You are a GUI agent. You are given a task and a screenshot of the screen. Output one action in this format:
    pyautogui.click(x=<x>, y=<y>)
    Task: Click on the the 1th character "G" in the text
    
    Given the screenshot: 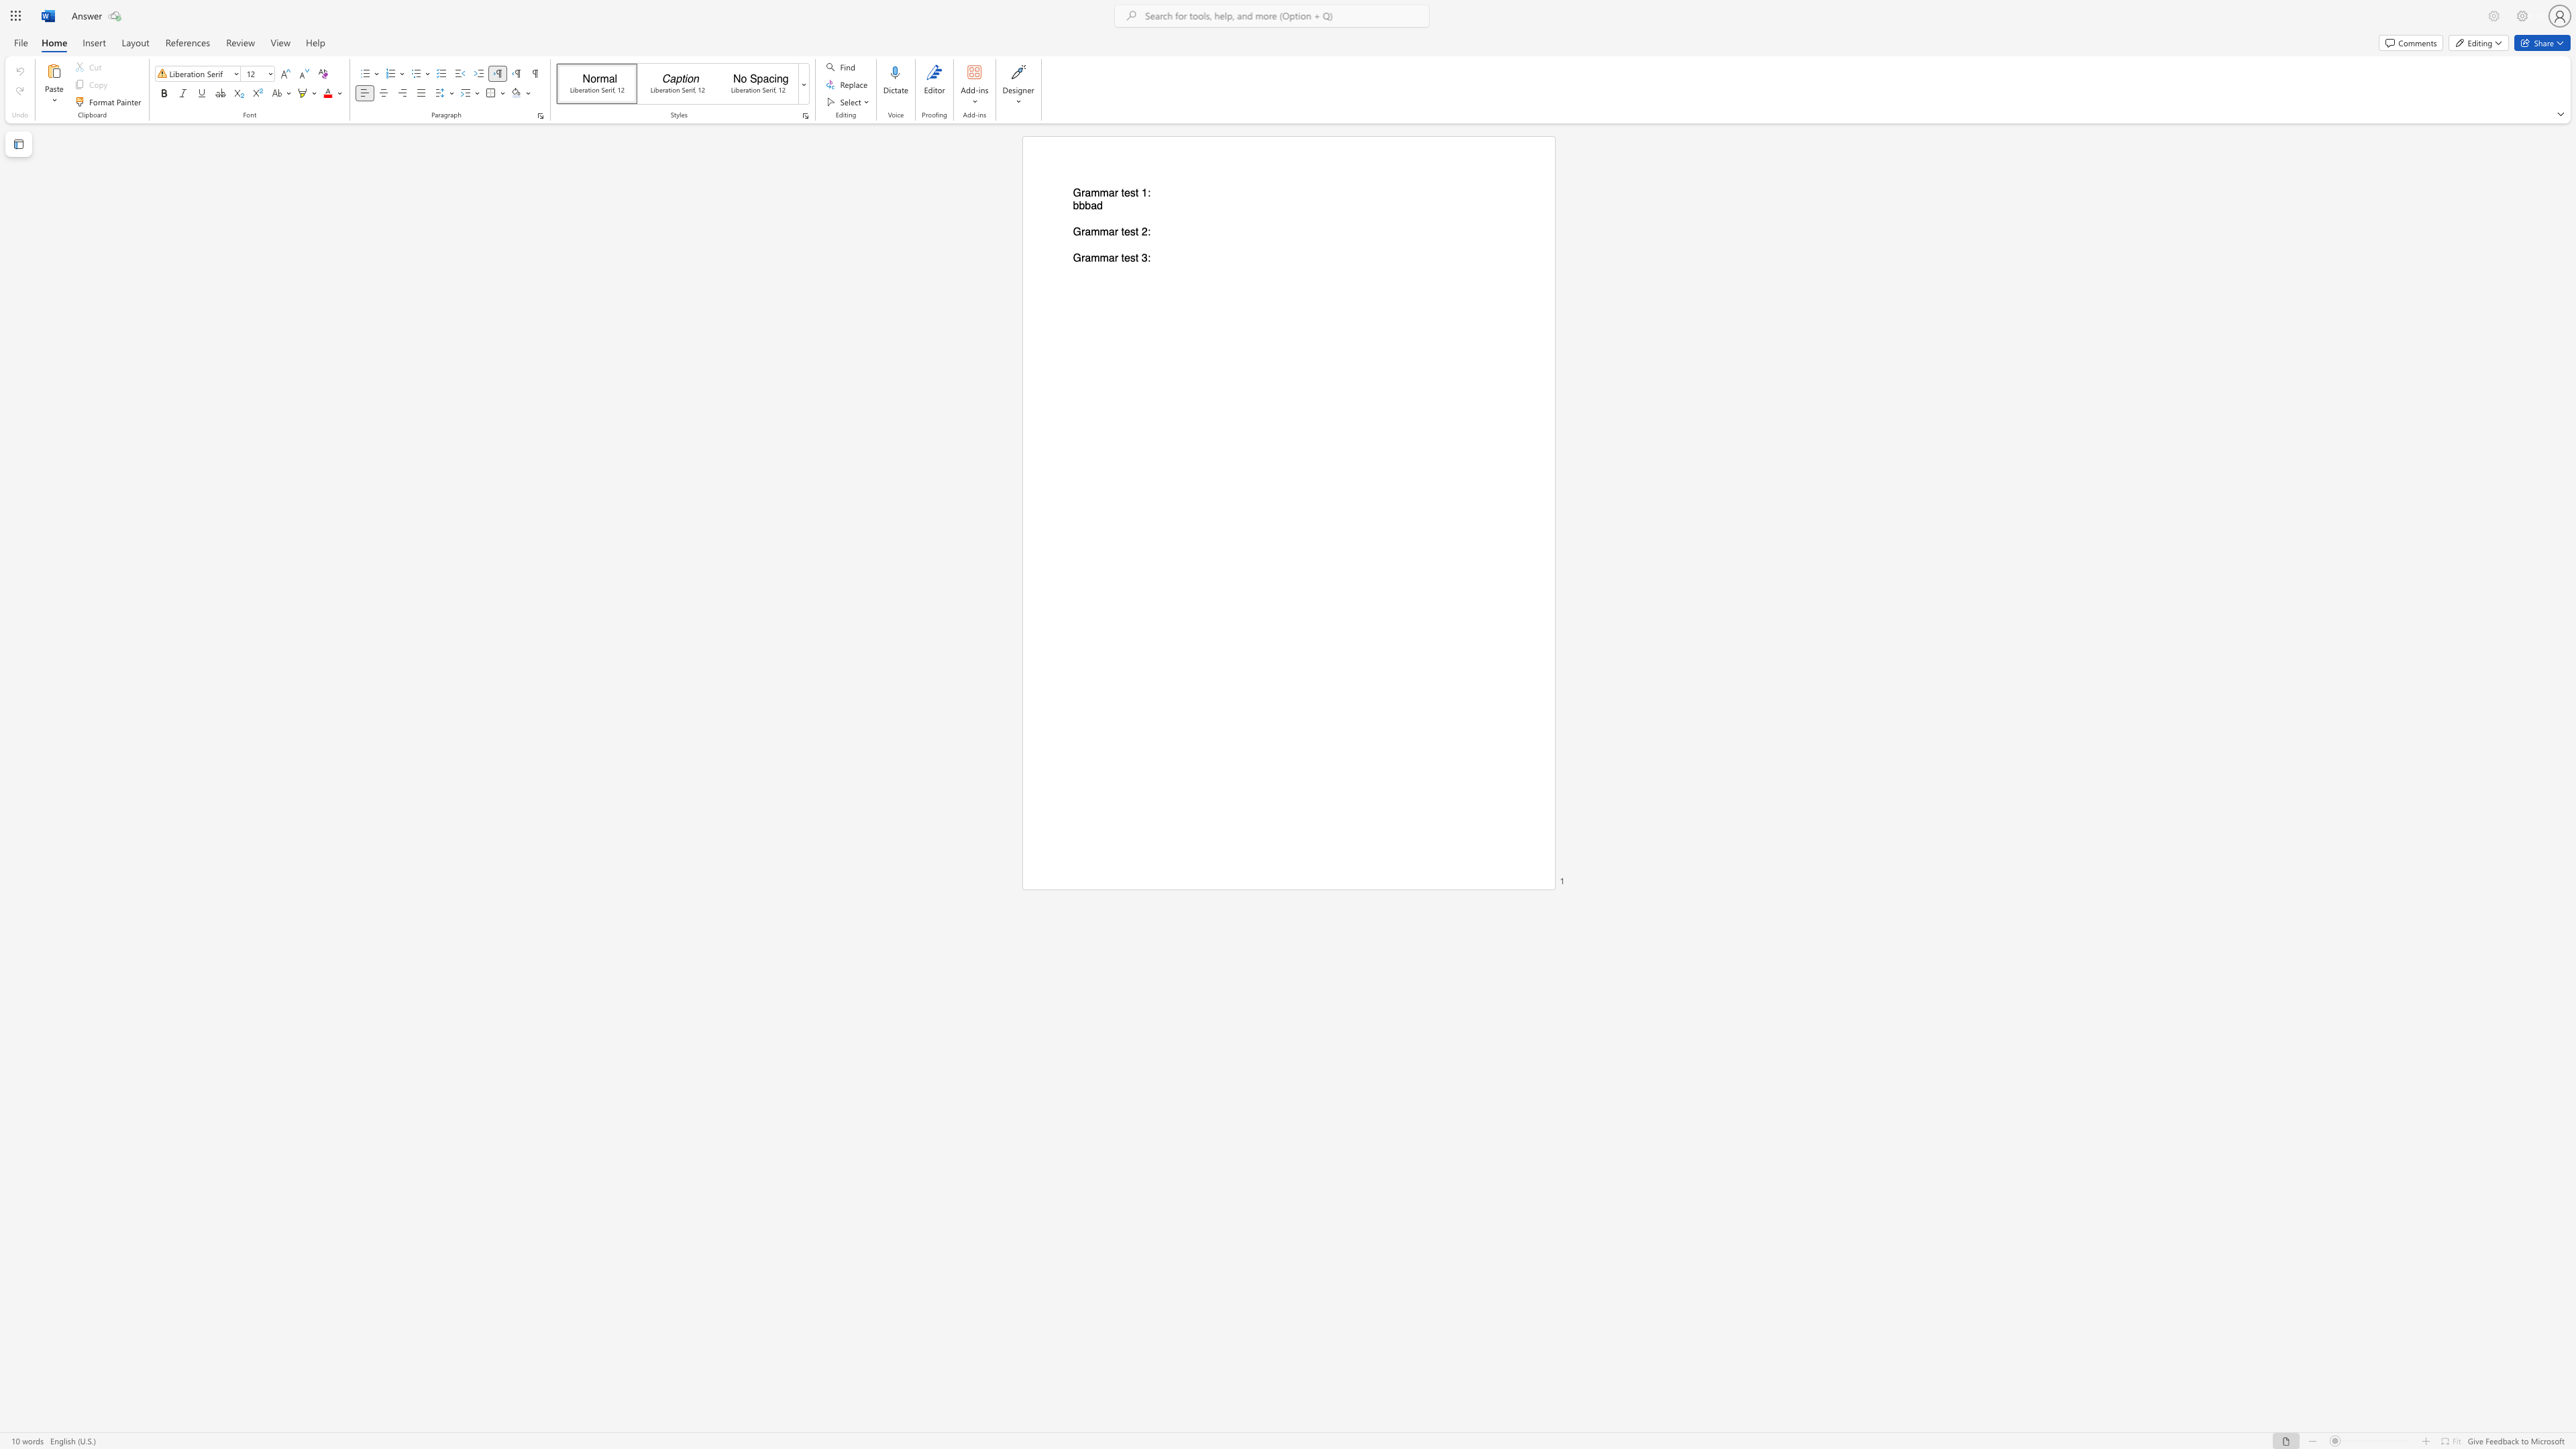 What is the action you would take?
    pyautogui.click(x=1076, y=192)
    